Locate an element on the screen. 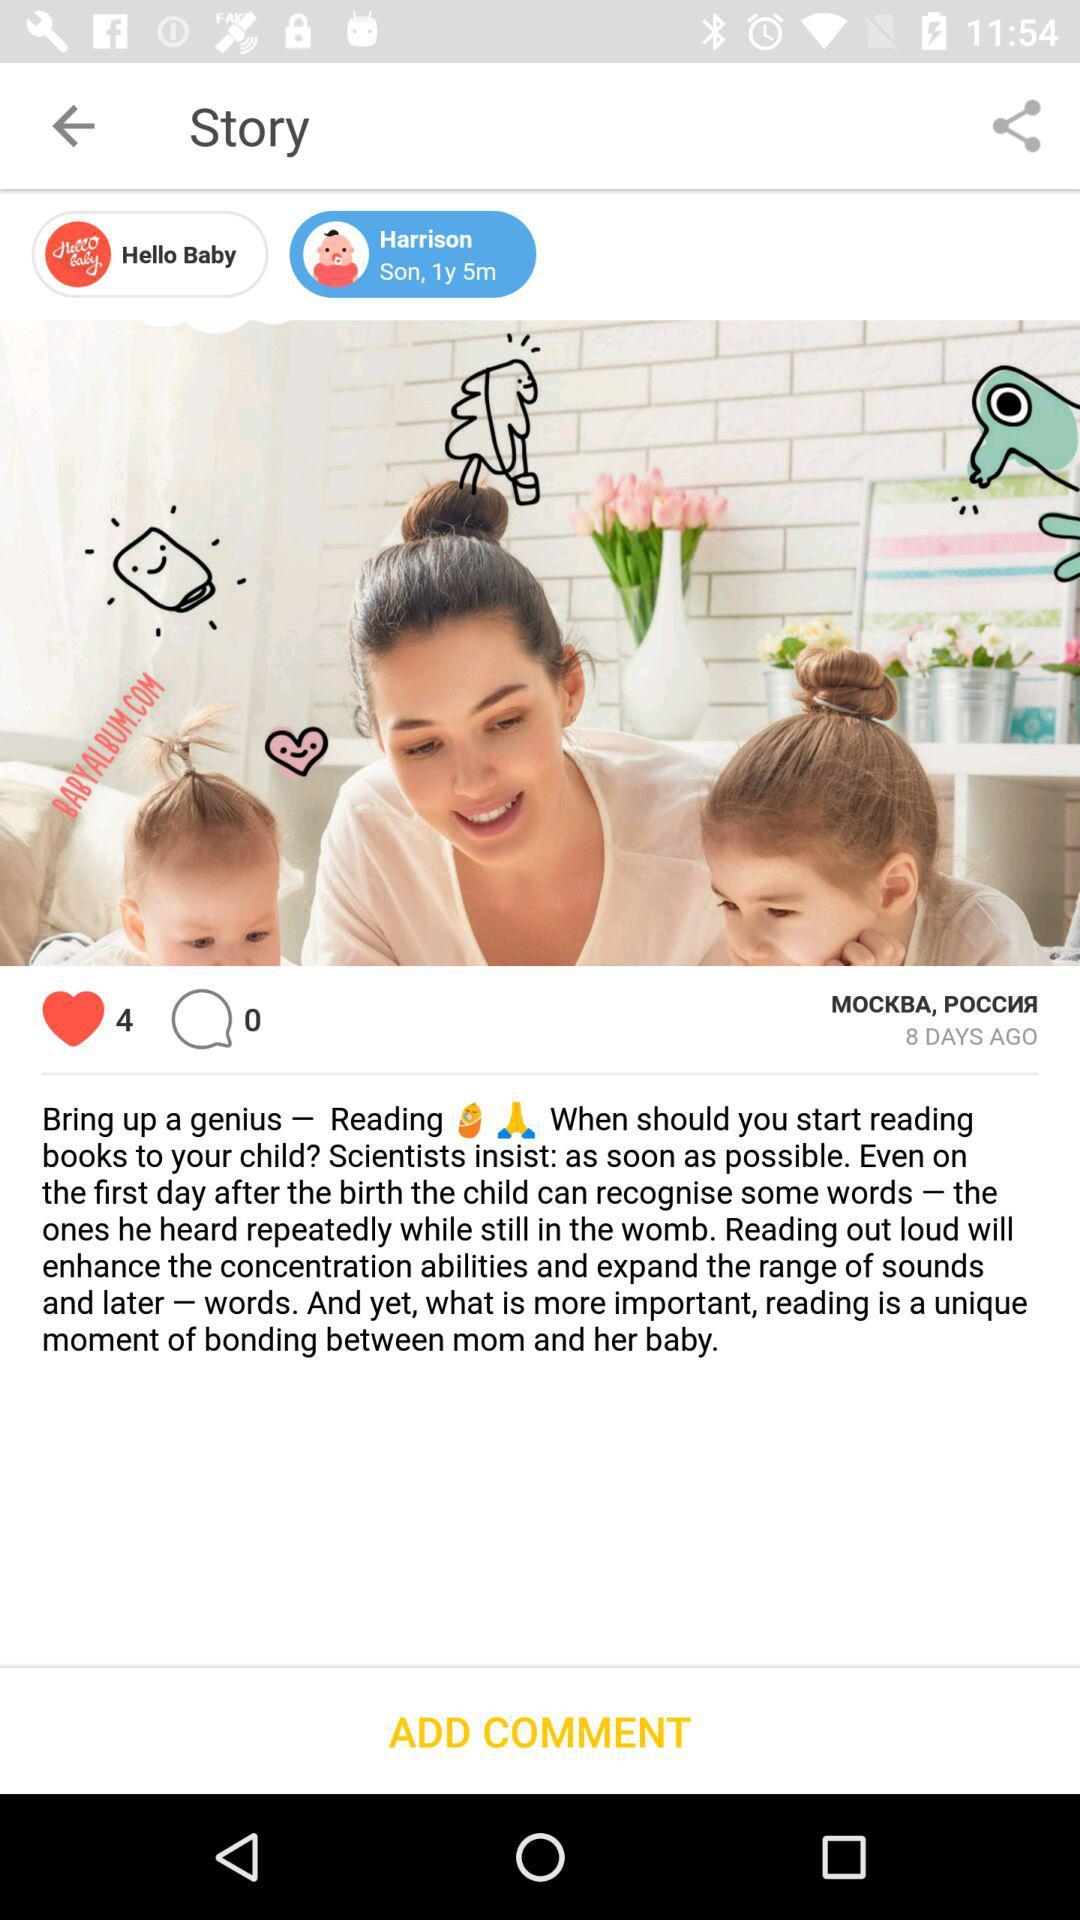 This screenshot has height=1920, width=1080. the icon next to story item is located at coordinates (72, 124).